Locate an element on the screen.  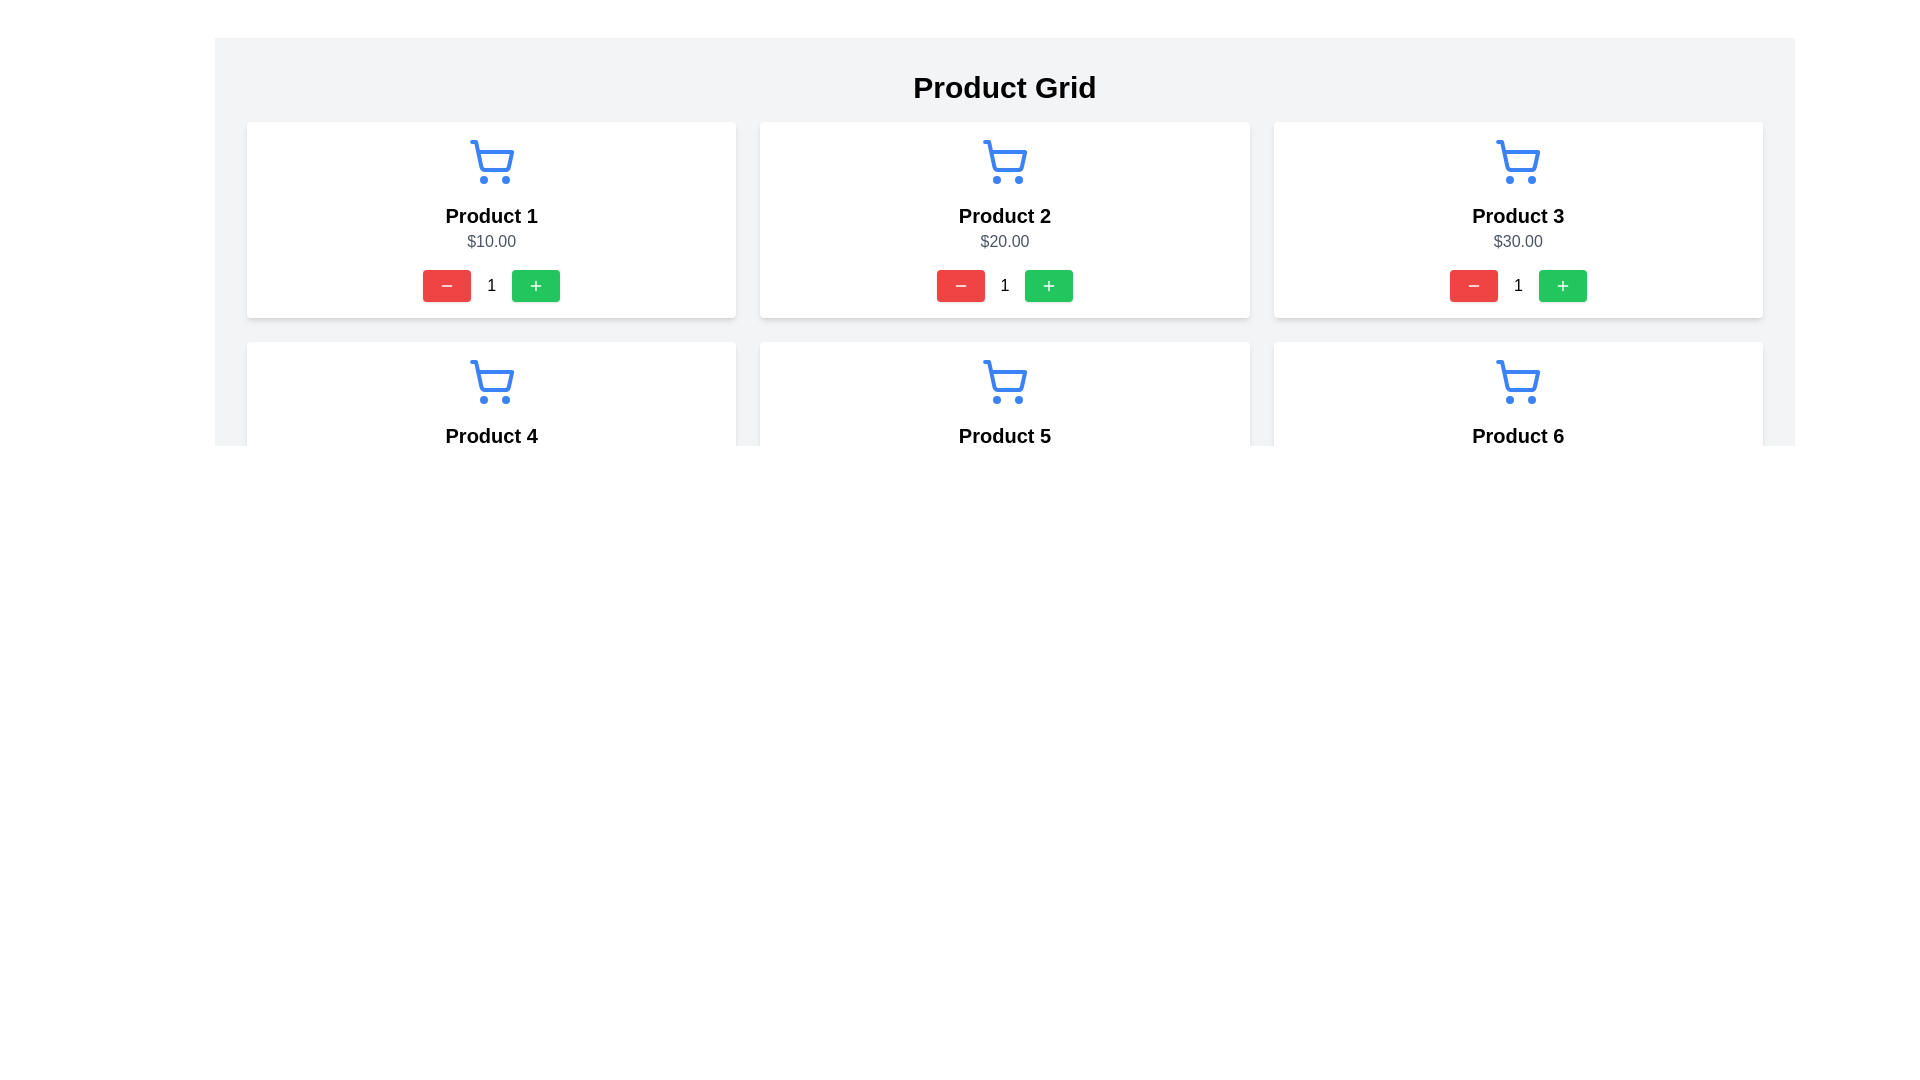
the shopping cart icon located within the card for 'Product 4', which is situated in the second row and first column of the product grid, above the text 'Product 4' and '$40.00' is located at coordinates (491, 381).